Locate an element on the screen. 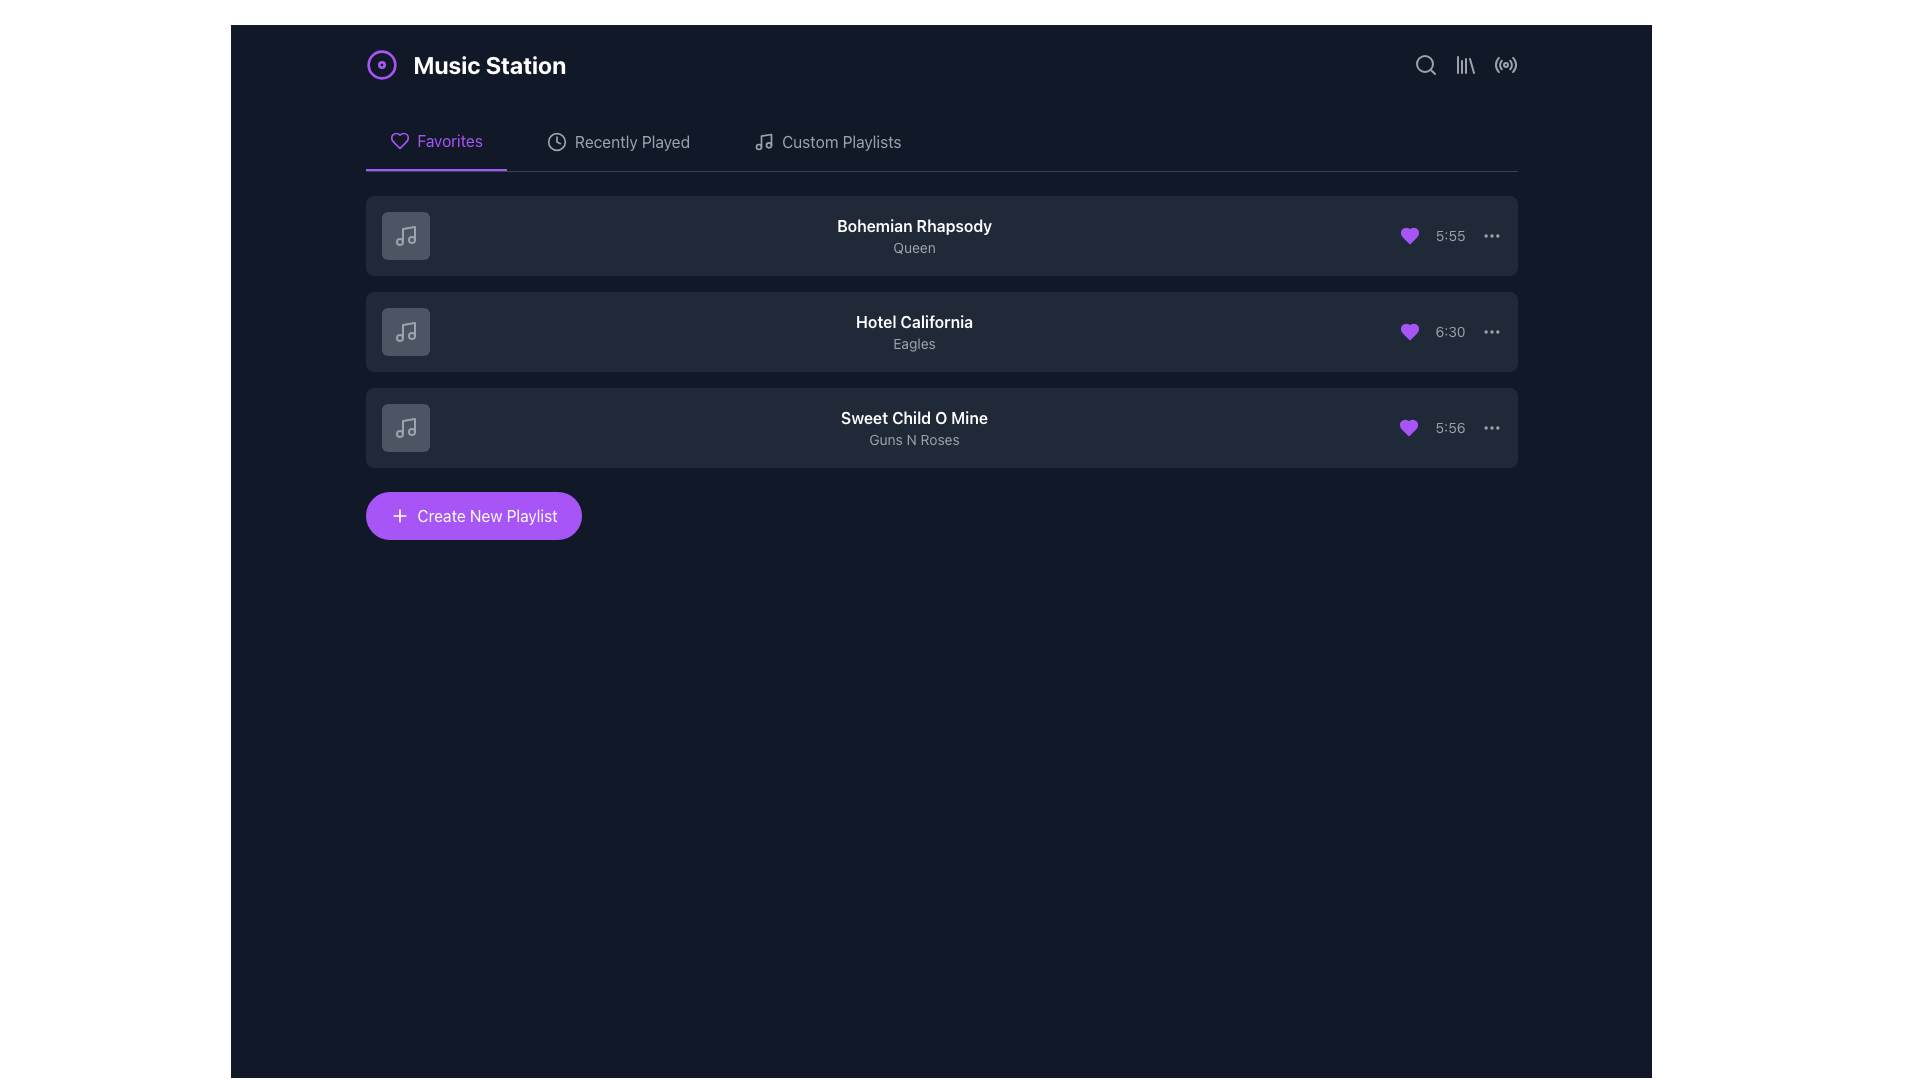  the vibrant purple circular icon with concentric circles and a central dot, located to the left of the 'Music Station' text is located at coordinates (381, 64).